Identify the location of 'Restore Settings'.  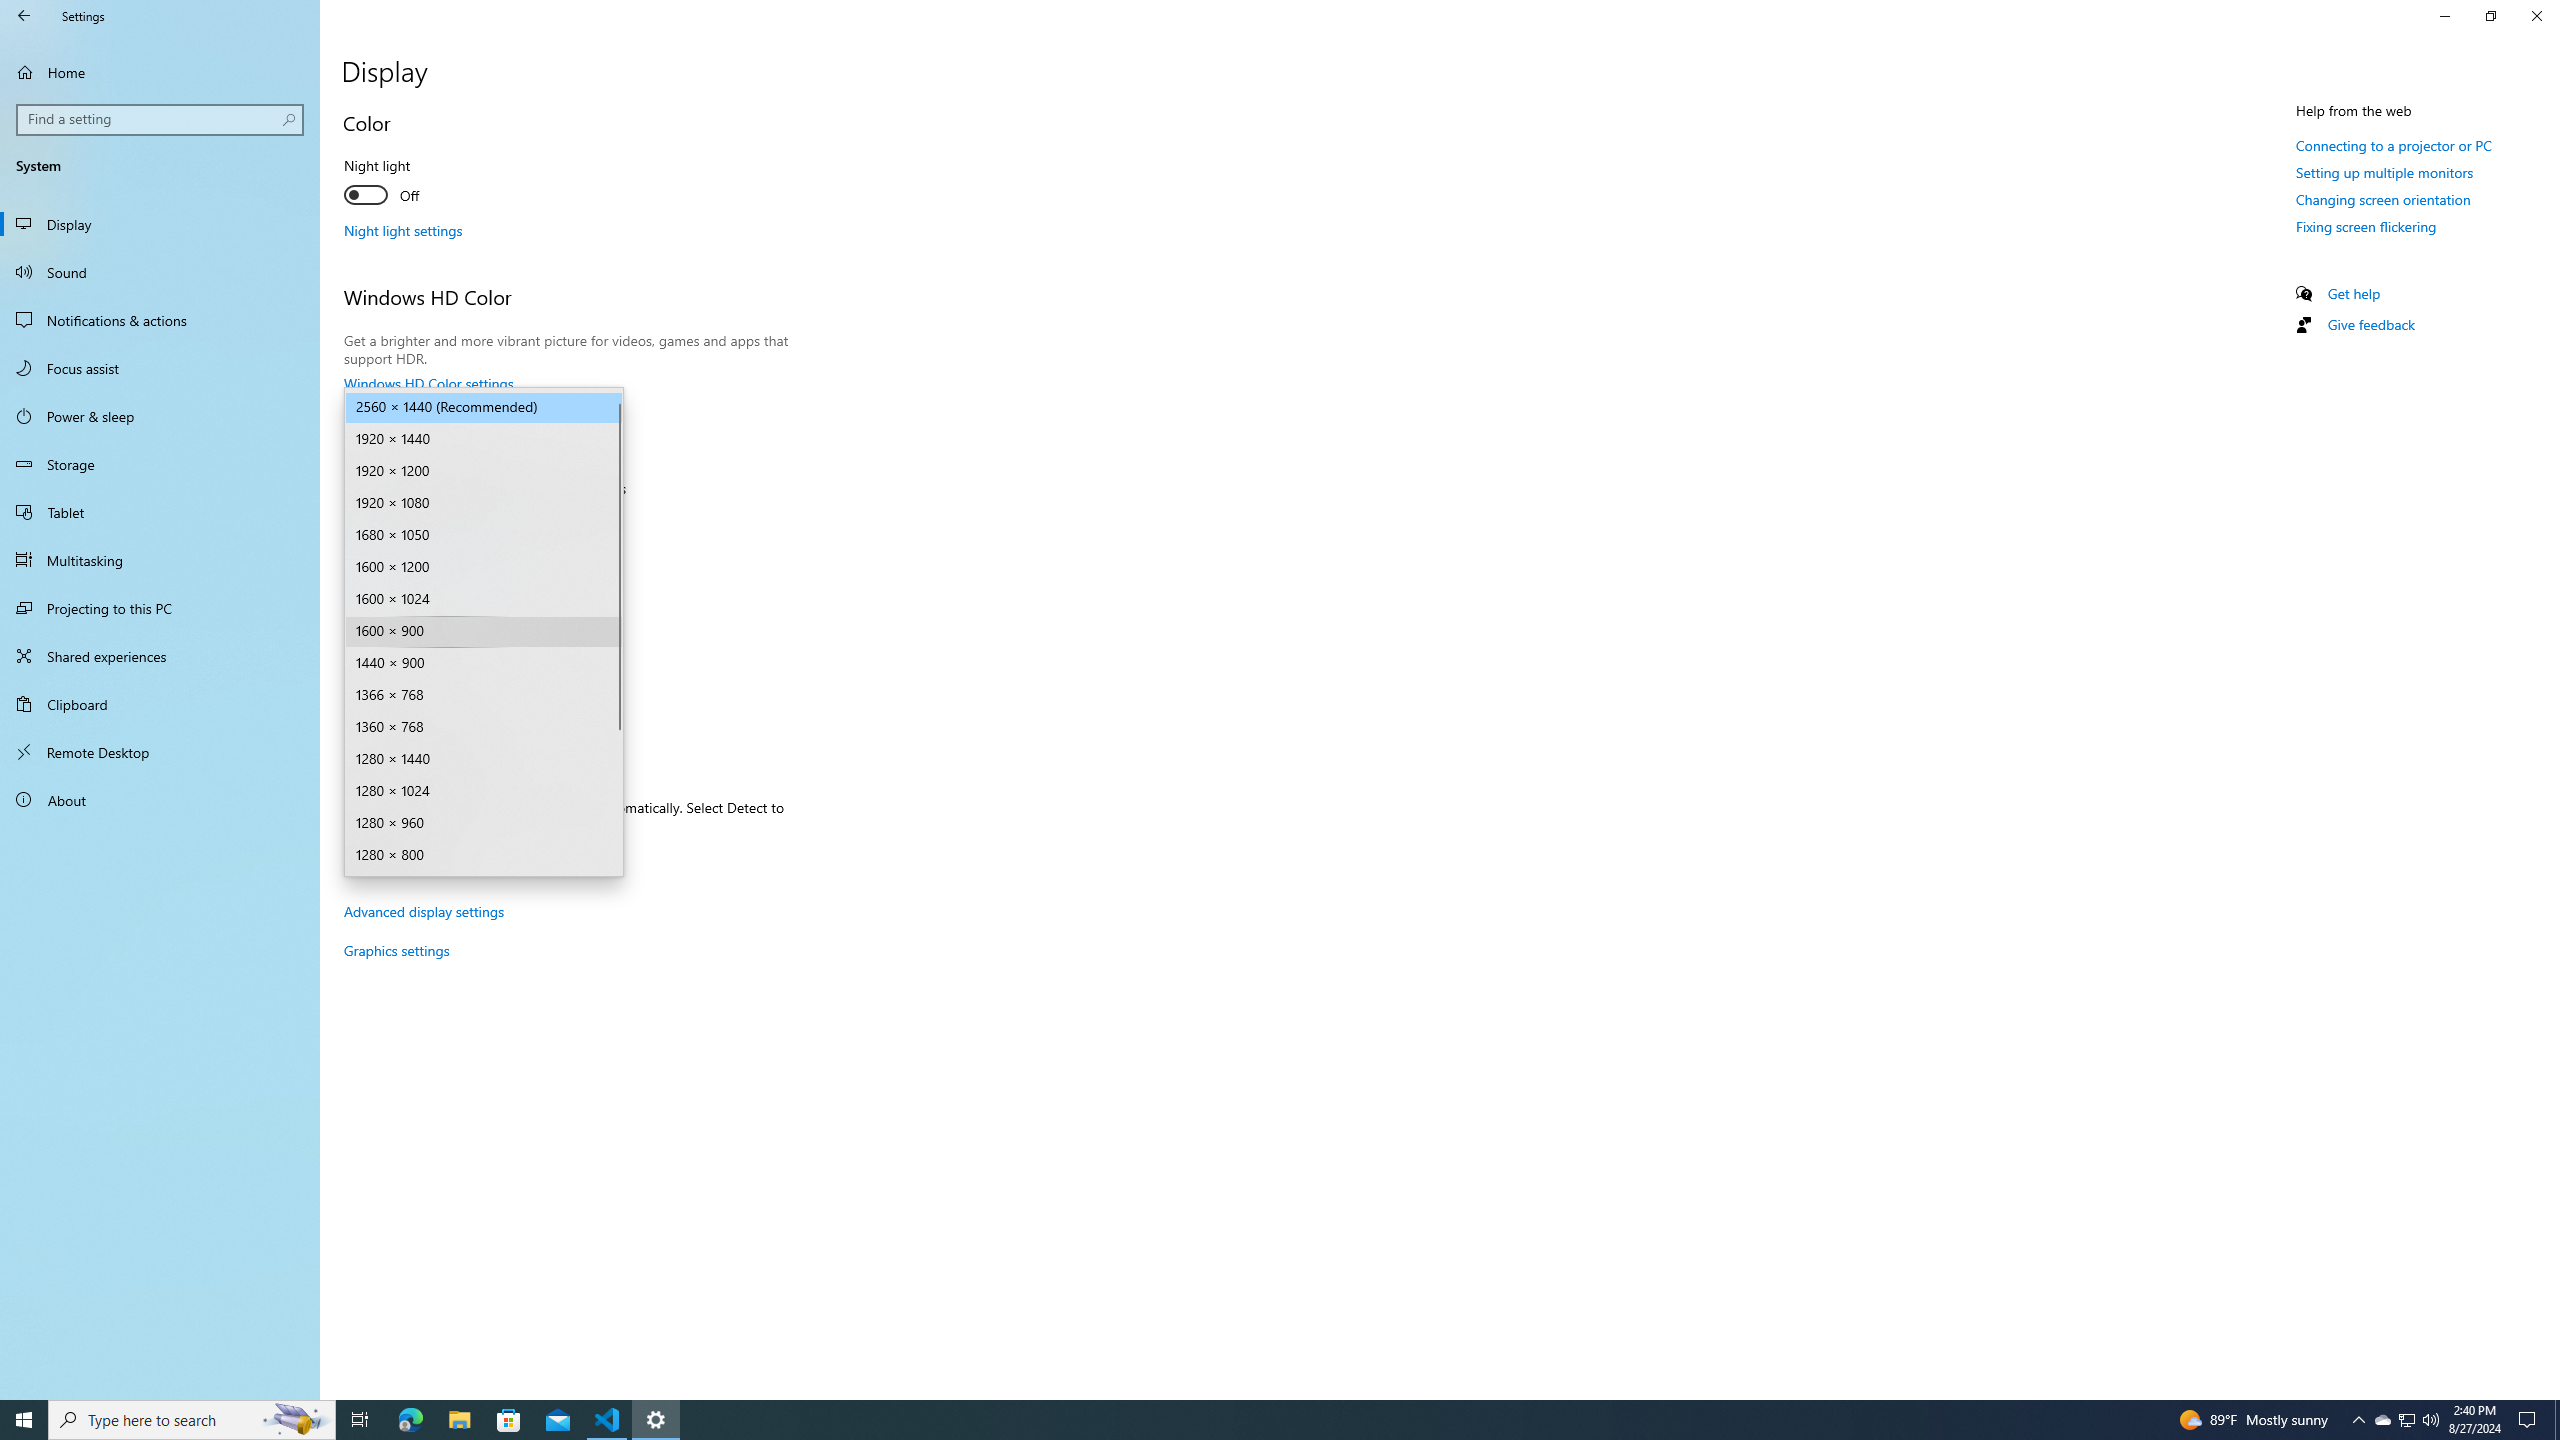
(2490, 15).